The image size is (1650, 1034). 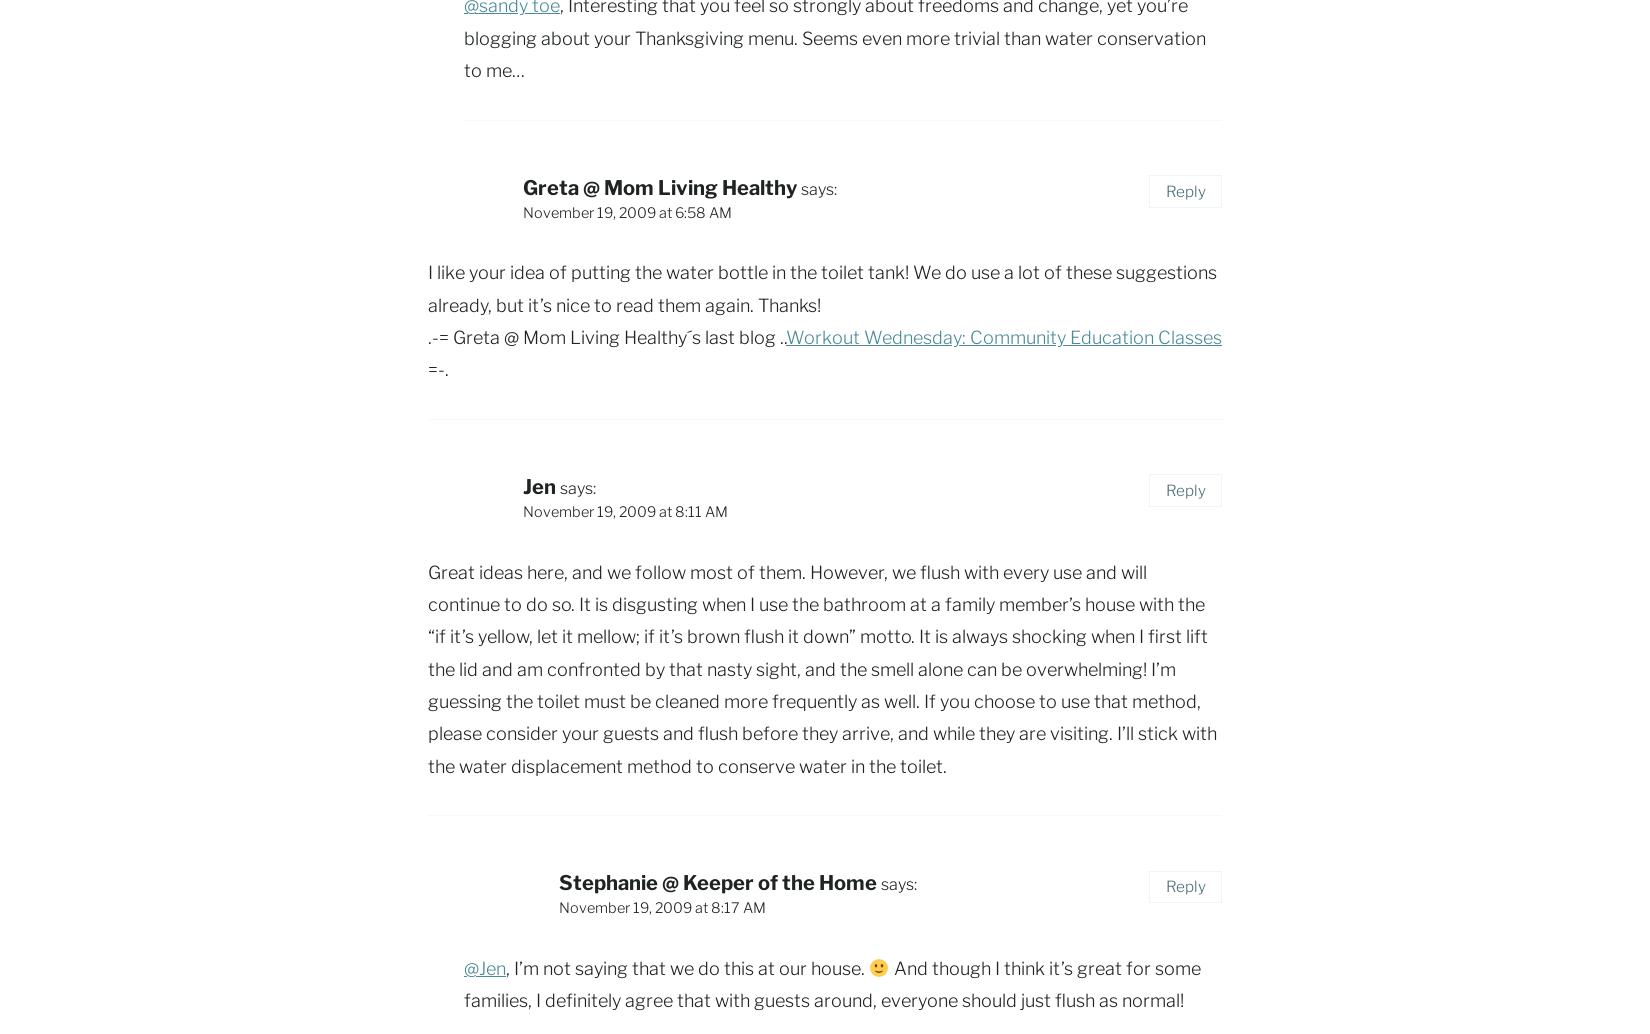 I want to click on 'Stephanie @ Keeper of the Home', so click(x=717, y=882).